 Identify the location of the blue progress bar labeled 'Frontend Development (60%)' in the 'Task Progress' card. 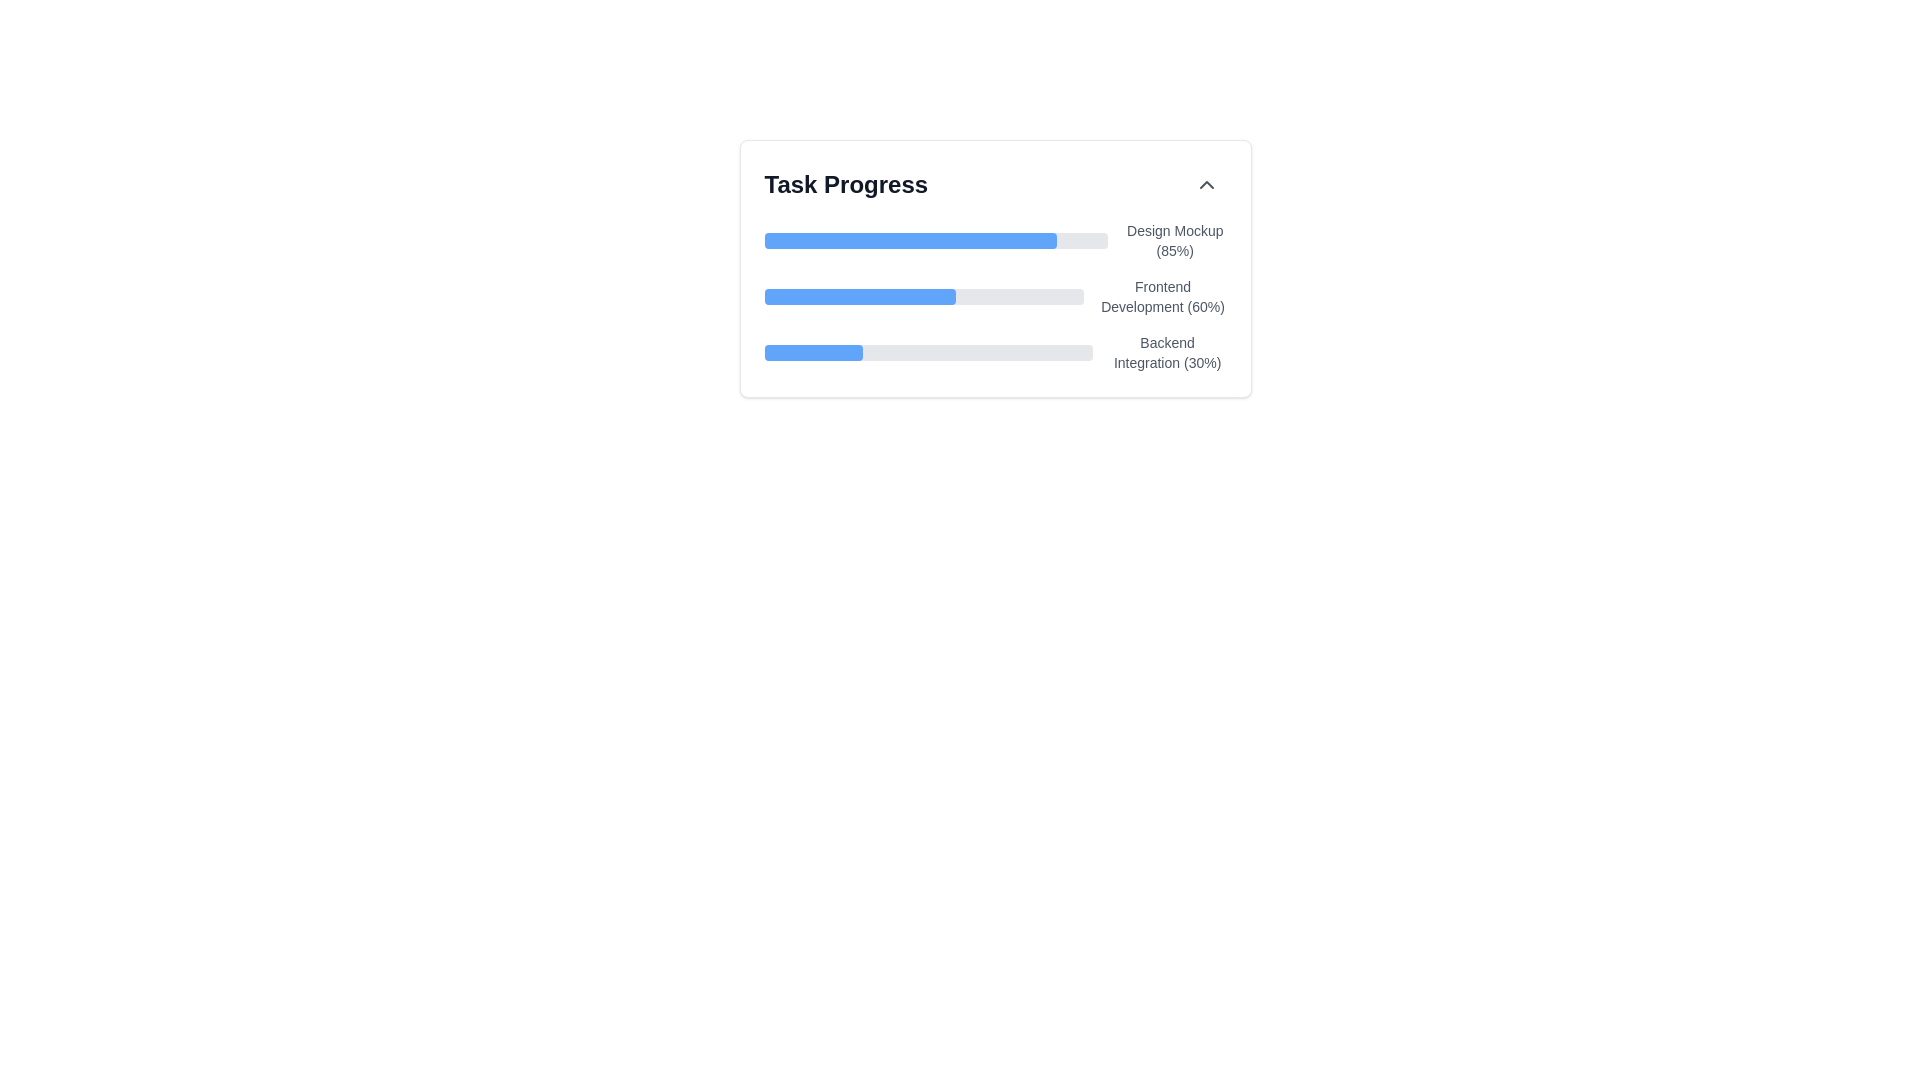
(860, 297).